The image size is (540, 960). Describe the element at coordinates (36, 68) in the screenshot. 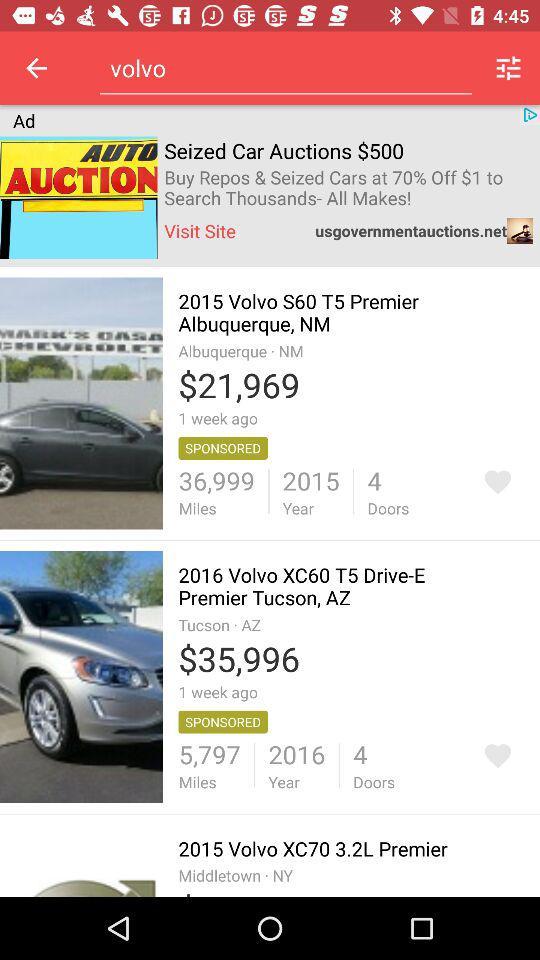

I see `item above the ad` at that location.